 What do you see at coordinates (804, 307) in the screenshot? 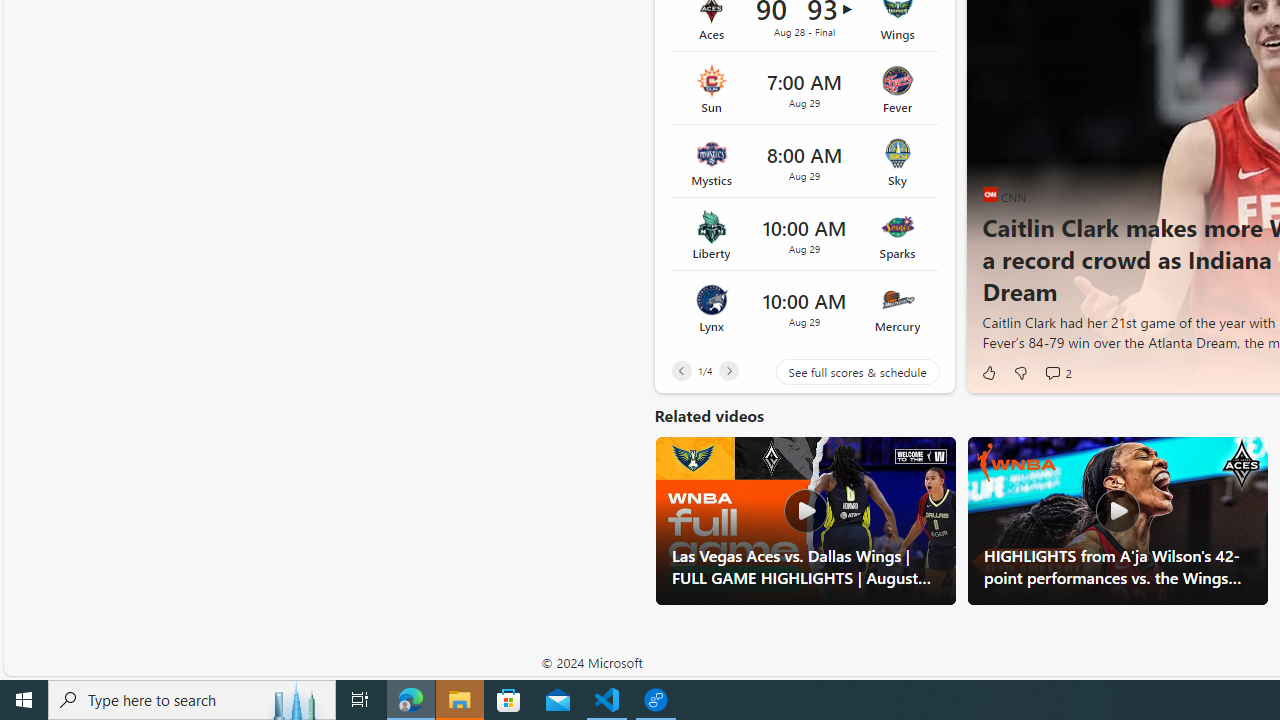
I see `'Lynx vs Mercury Time 10:00 AM Date Aug 29'` at bounding box center [804, 307].